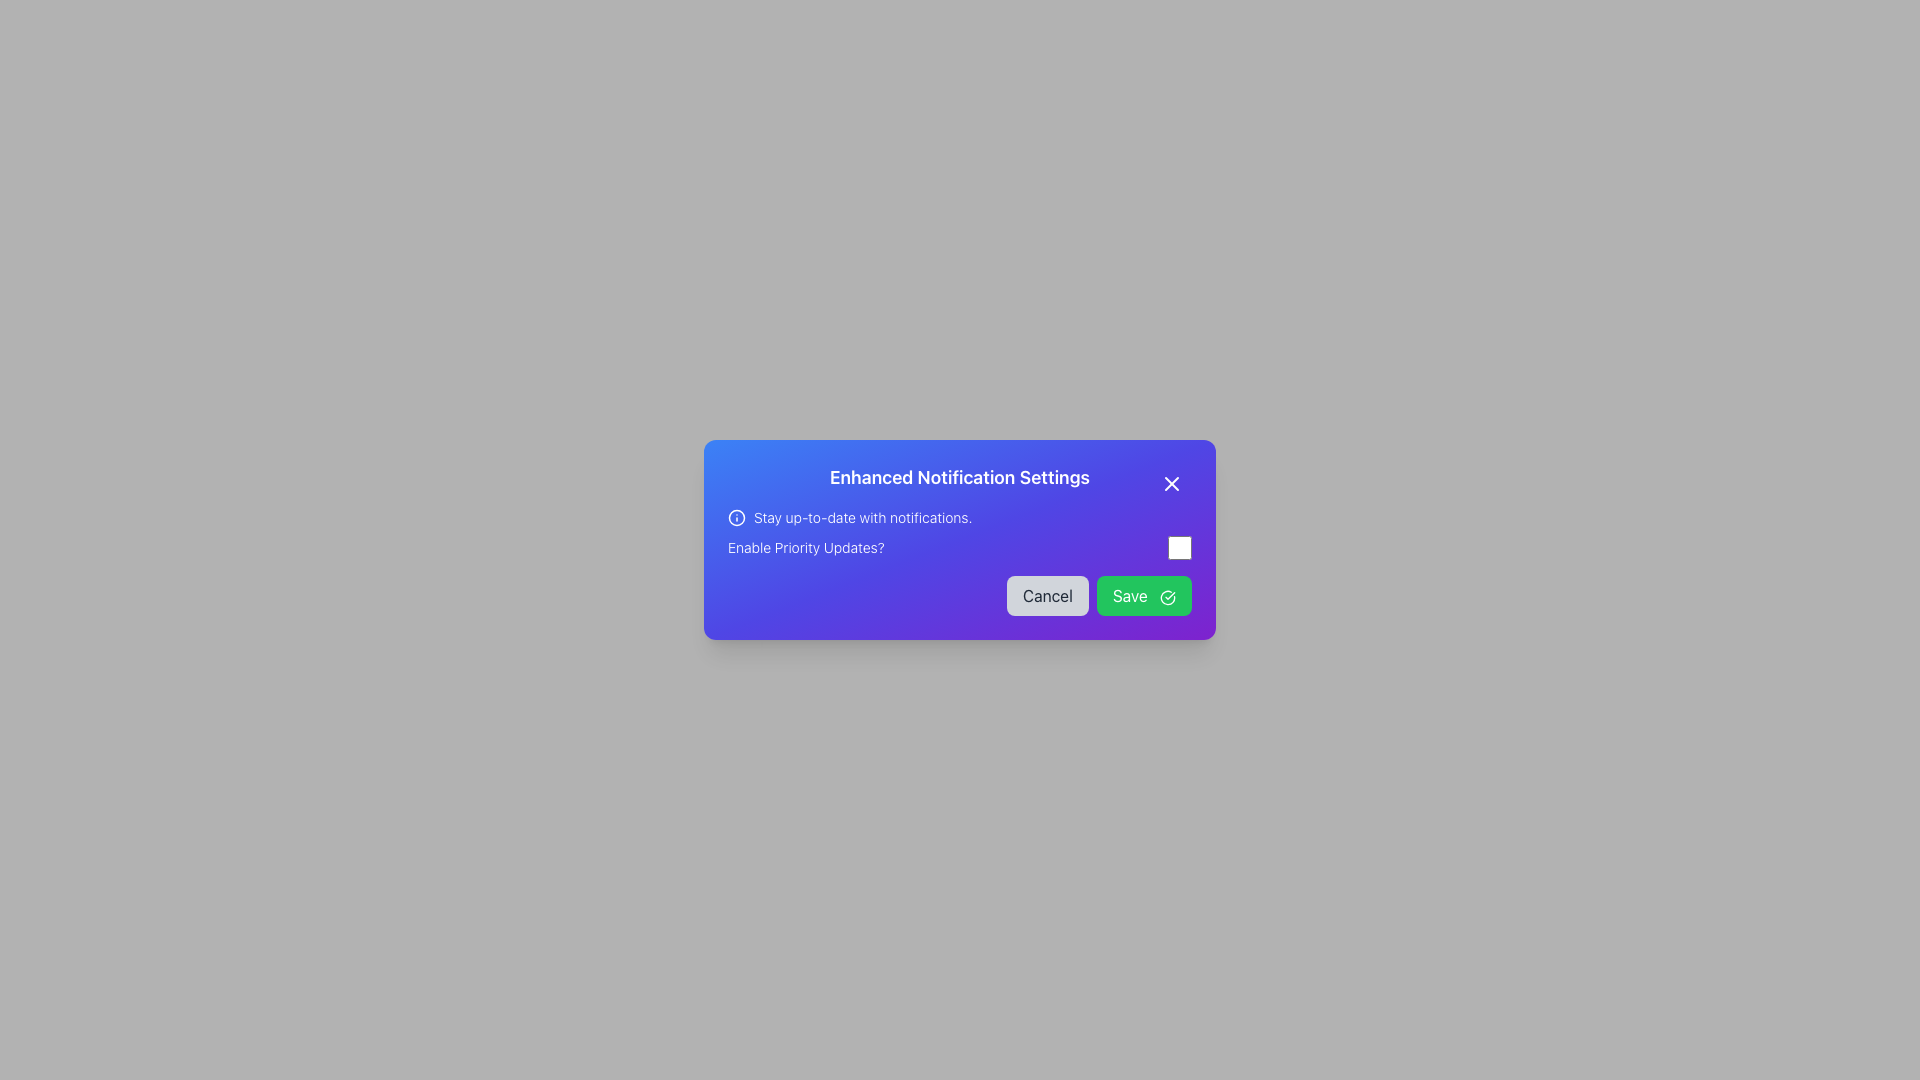 This screenshot has height=1080, width=1920. I want to click on the informational text block with an associated checkbox in the 'Enhanced Notification Settings' modal window, so click(960, 532).